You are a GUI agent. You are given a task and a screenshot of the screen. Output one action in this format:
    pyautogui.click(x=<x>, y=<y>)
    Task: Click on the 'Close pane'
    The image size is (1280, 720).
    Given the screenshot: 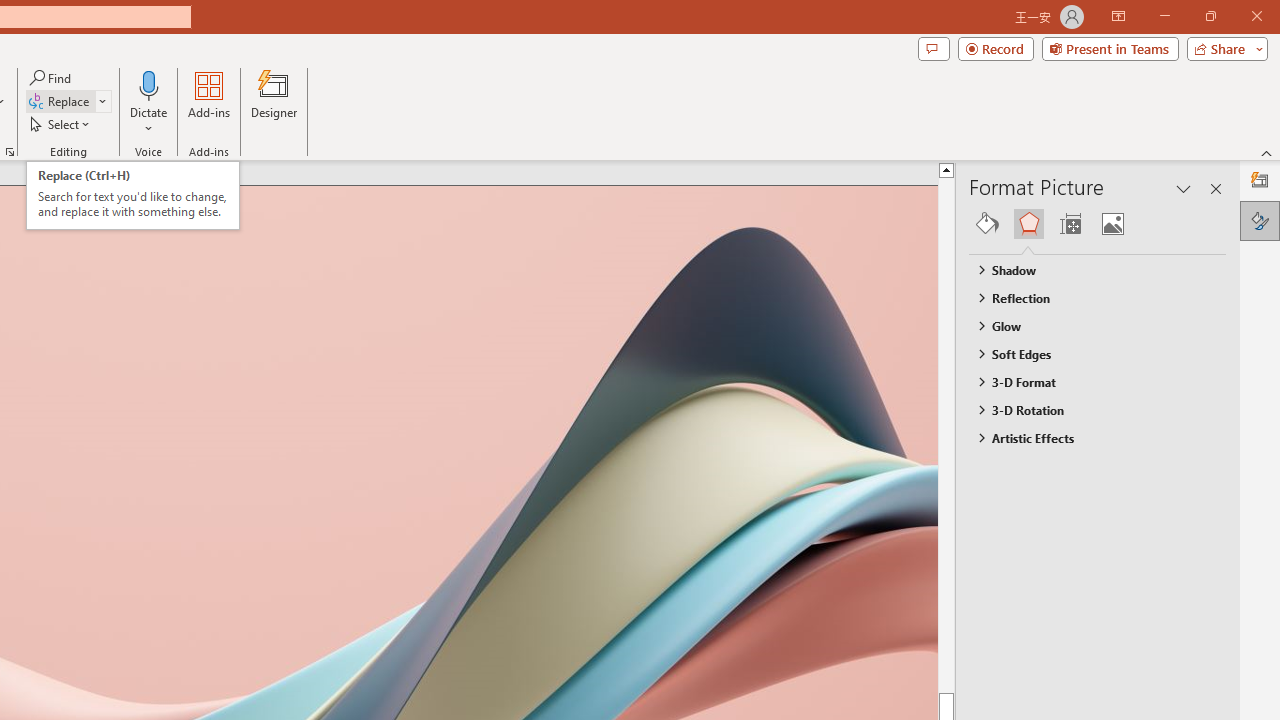 What is the action you would take?
    pyautogui.click(x=1215, y=189)
    